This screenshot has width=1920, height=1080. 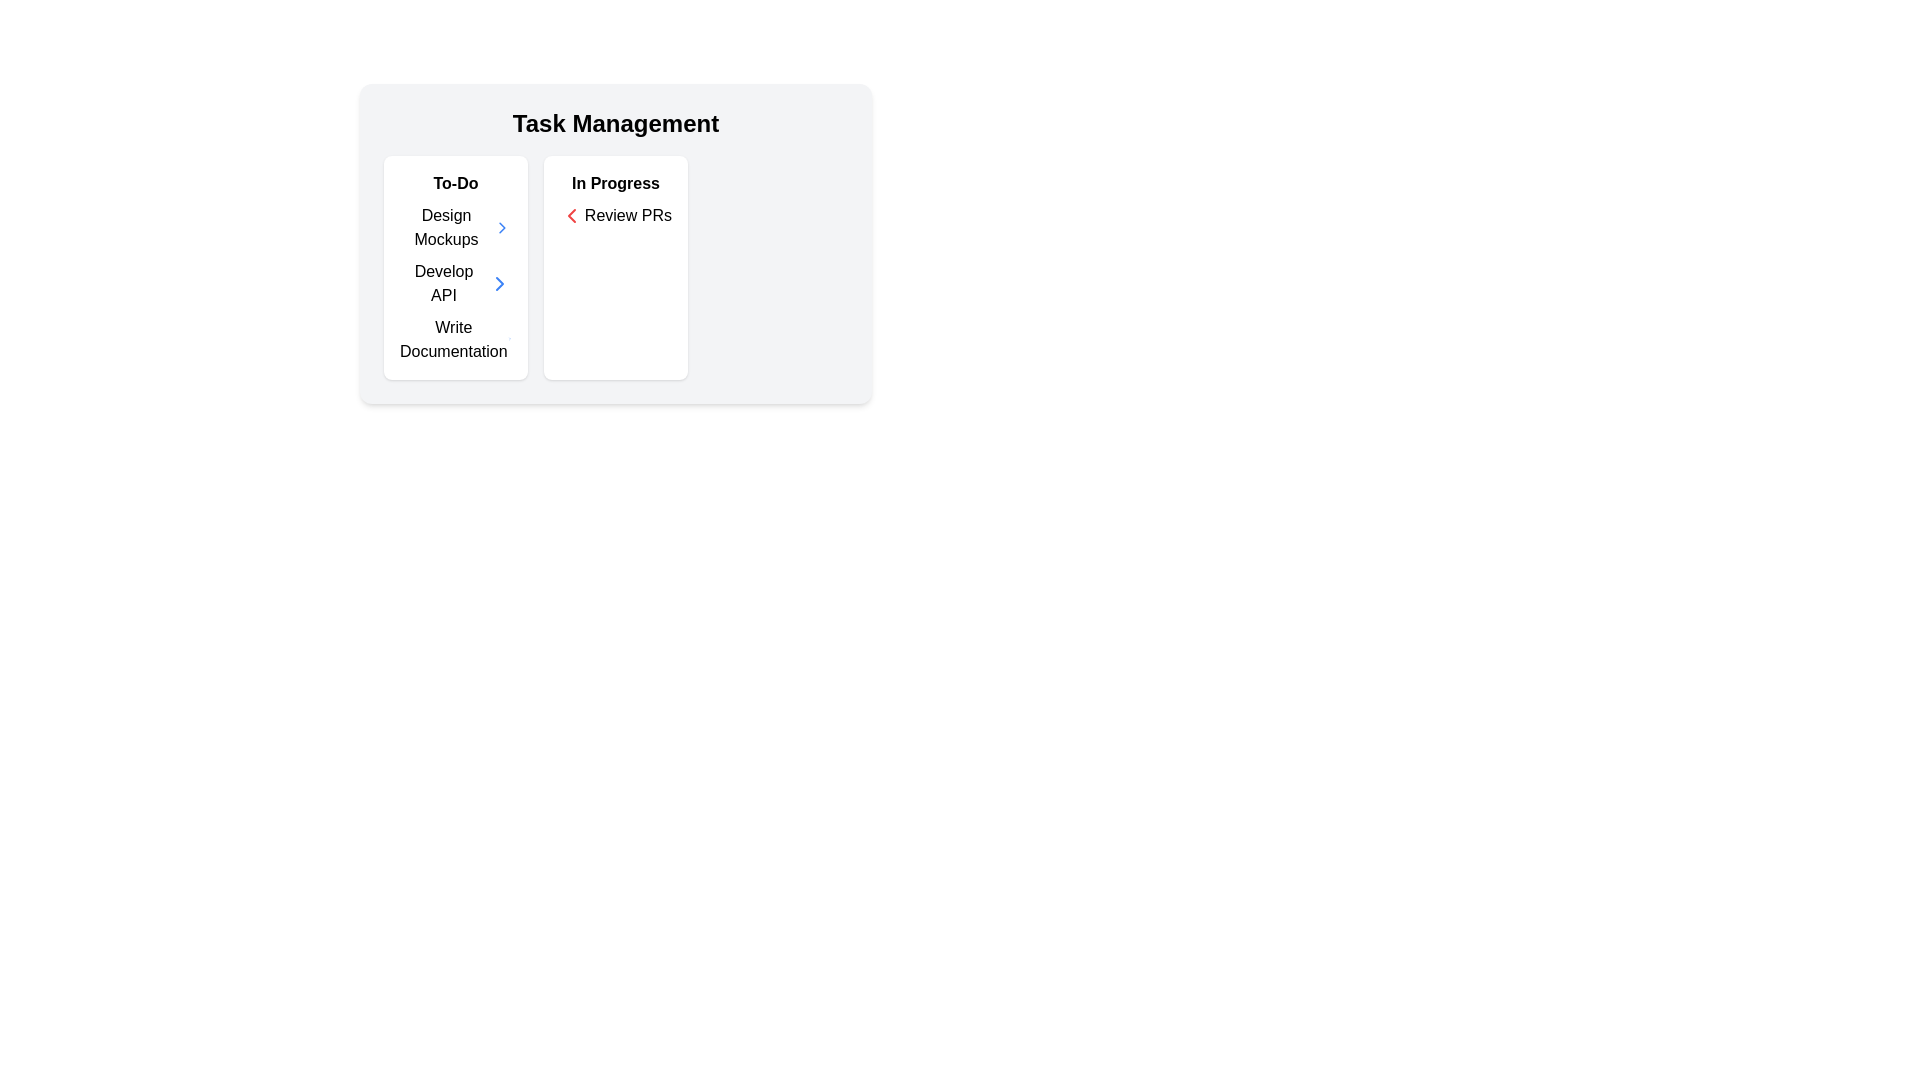 What do you see at coordinates (614, 184) in the screenshot?
I see `the text label displaying 'In Progress' which is styled in bold and positioned at the top-left of the card titled 'Review PRs'` at bounding box center [614, 184].